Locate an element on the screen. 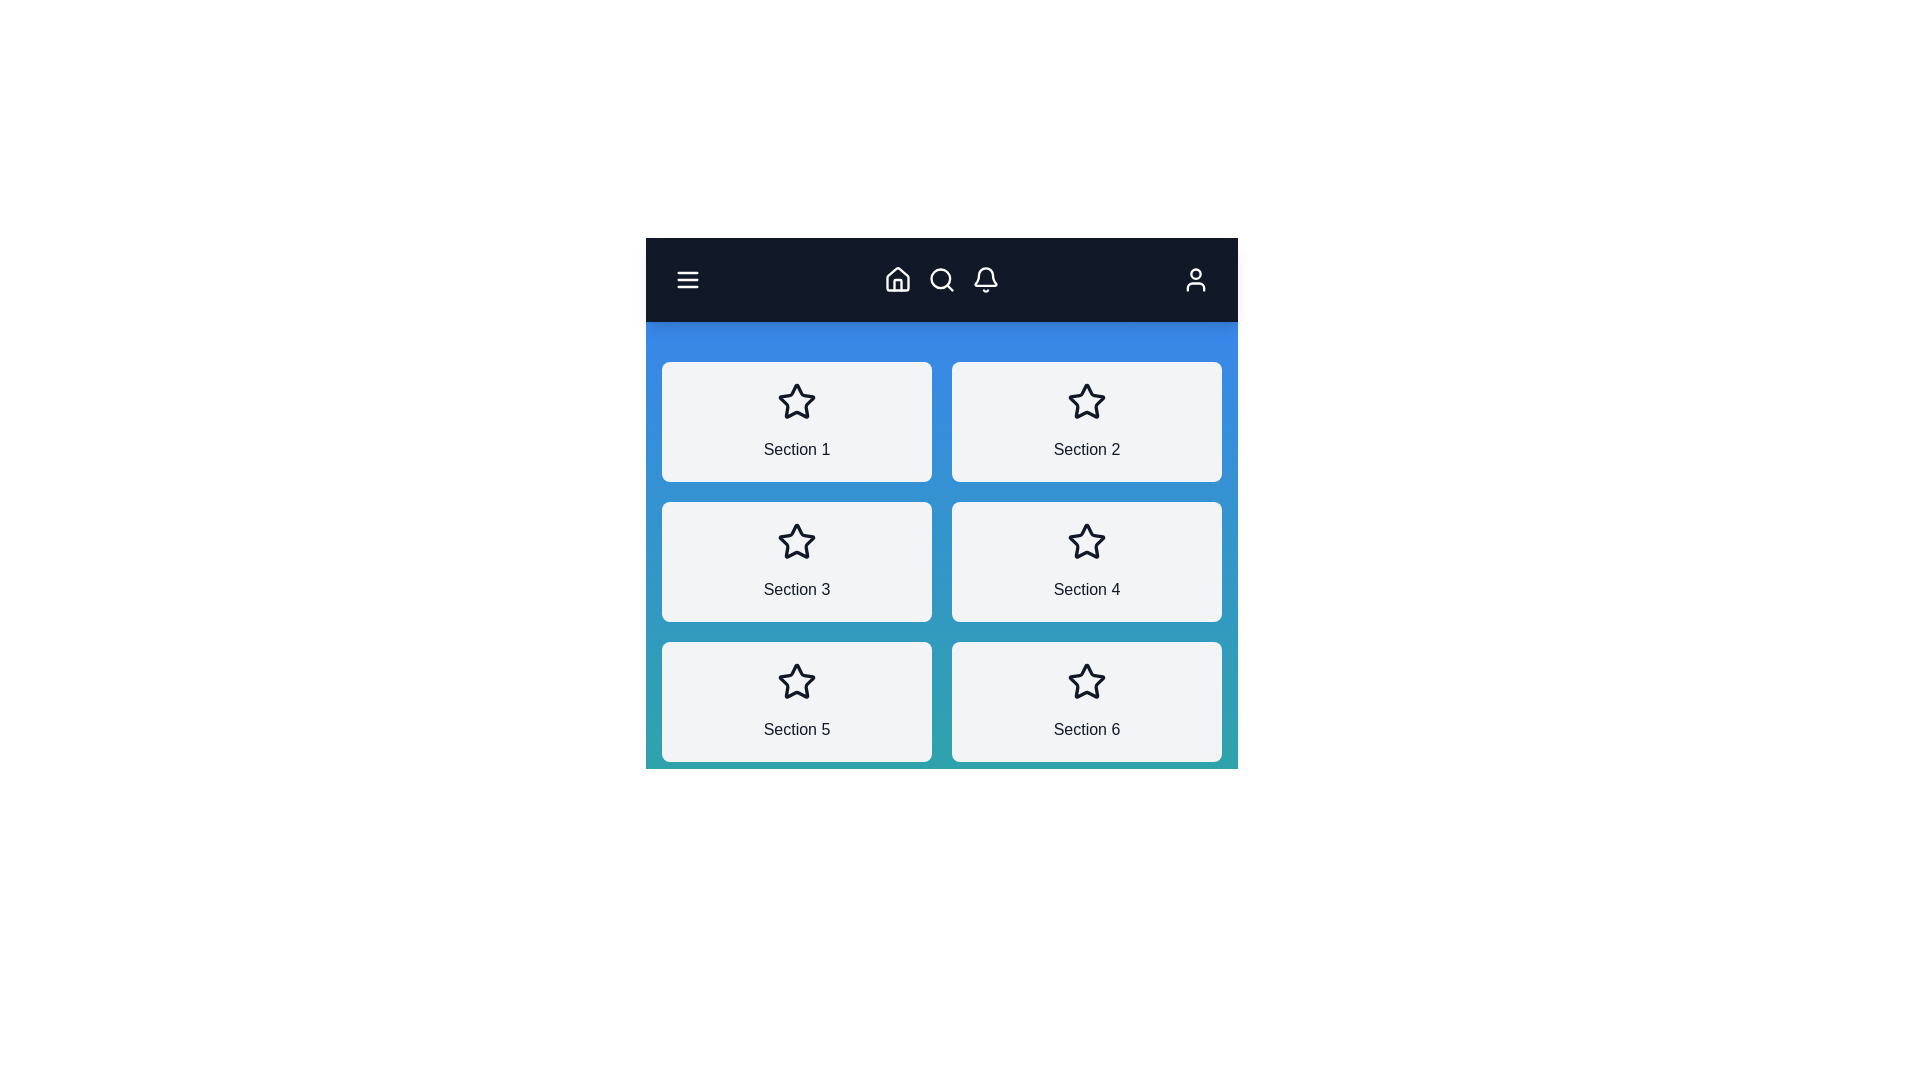 The image size is (1920, 1080). the section labeled Section 4 to view its details is located at coordinates (1085, 562).